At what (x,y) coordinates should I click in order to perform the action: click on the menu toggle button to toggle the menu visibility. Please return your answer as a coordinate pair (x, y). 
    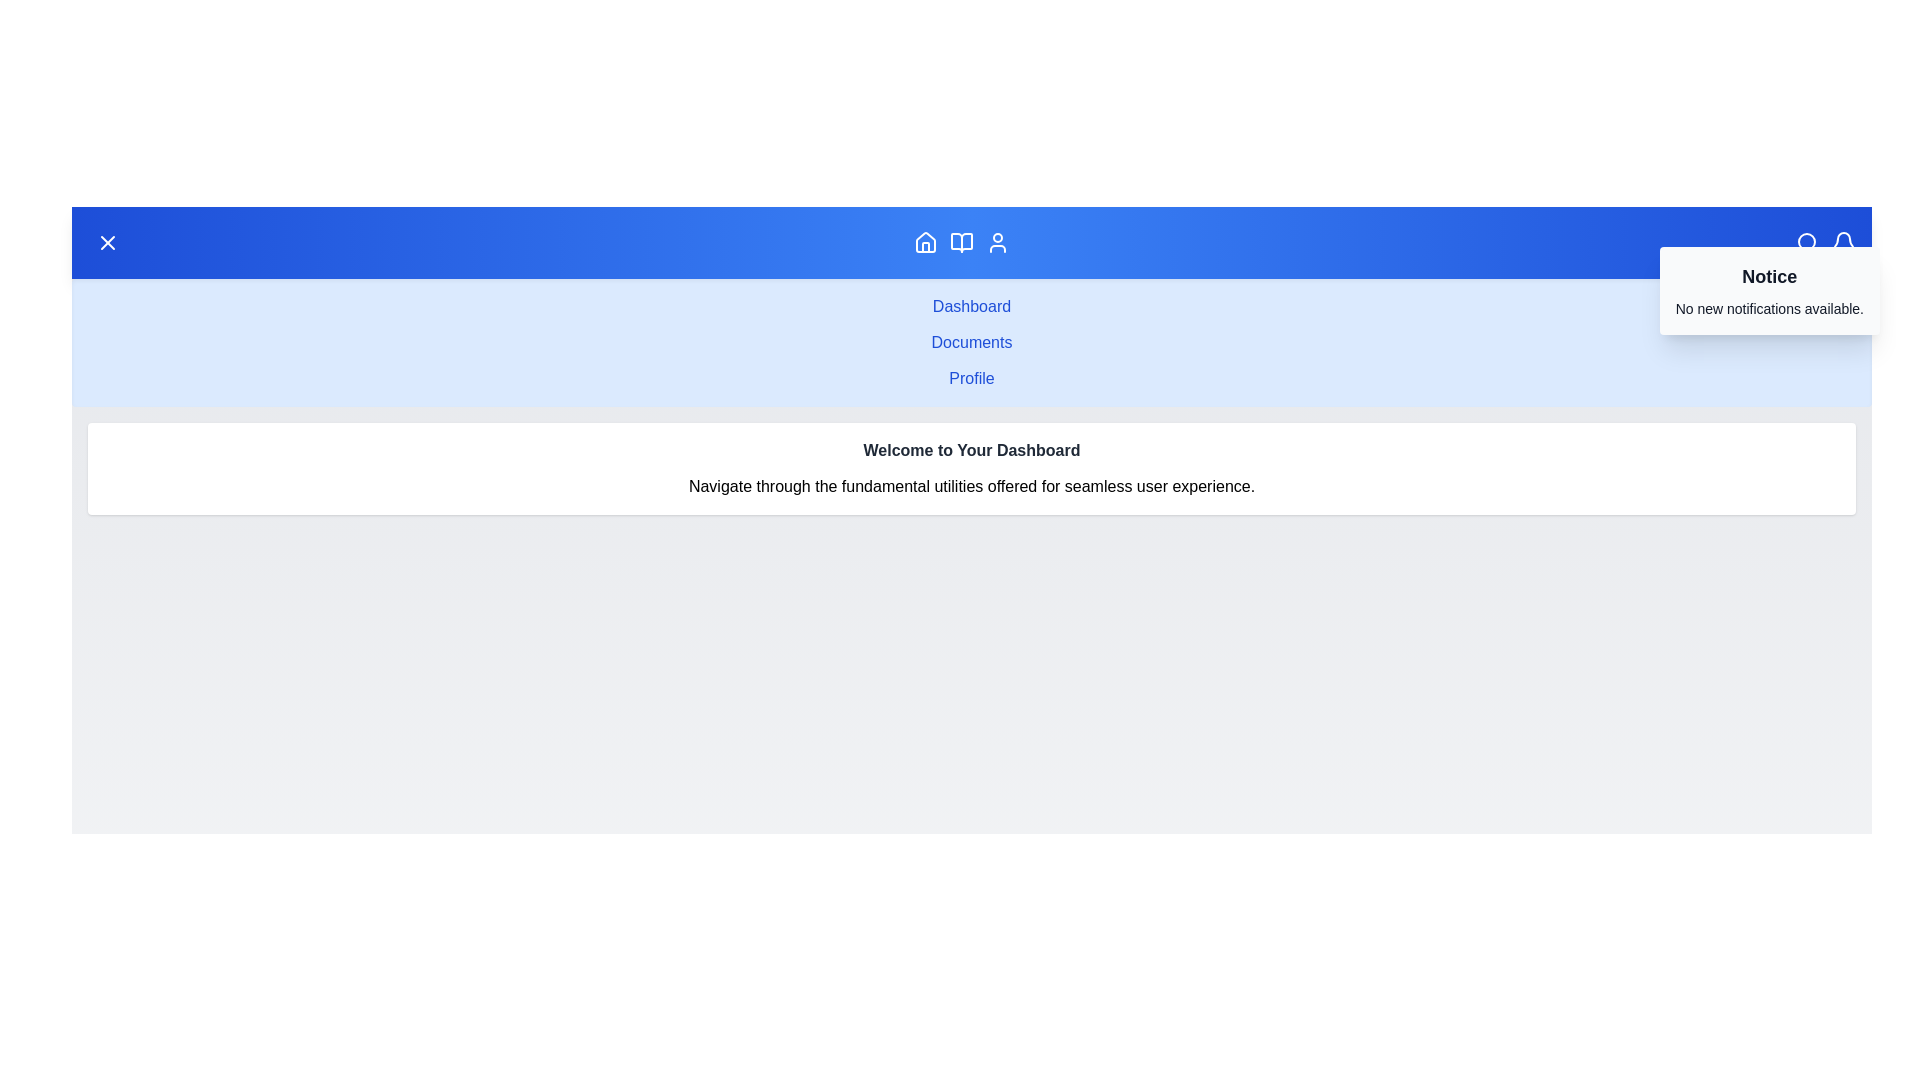
    Looking at the image, I should click on (107, 242).